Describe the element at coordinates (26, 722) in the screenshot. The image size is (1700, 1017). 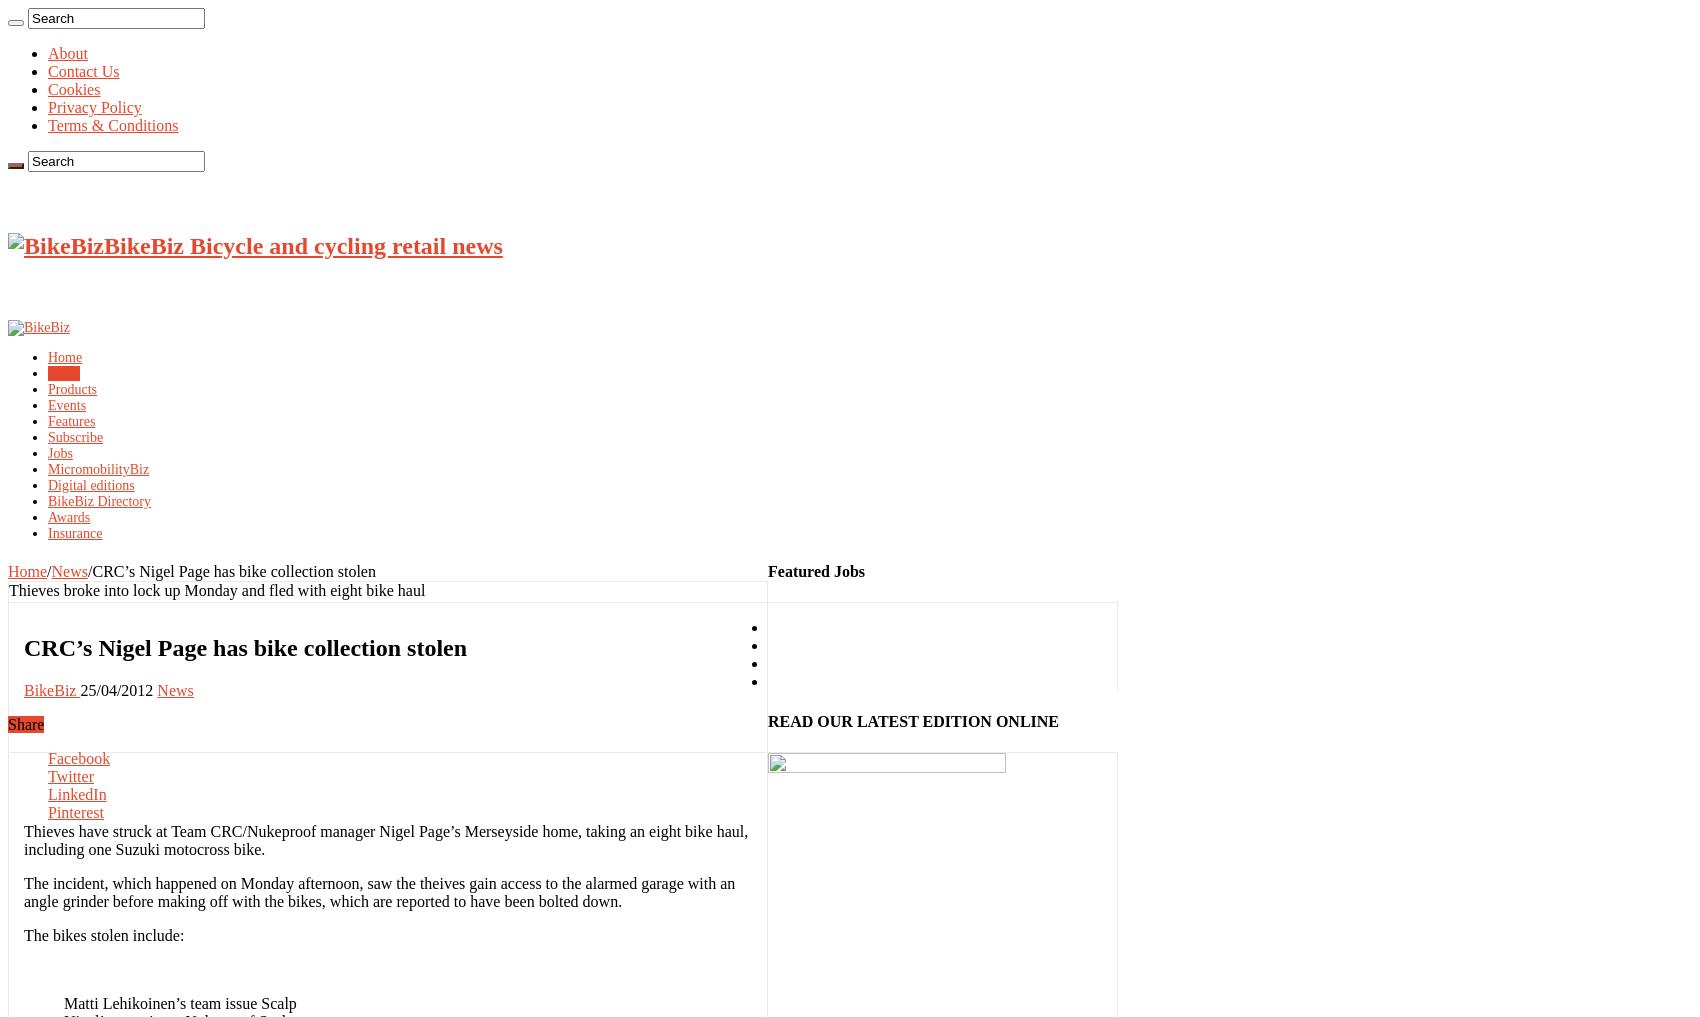
I see `'Share'` at that location.